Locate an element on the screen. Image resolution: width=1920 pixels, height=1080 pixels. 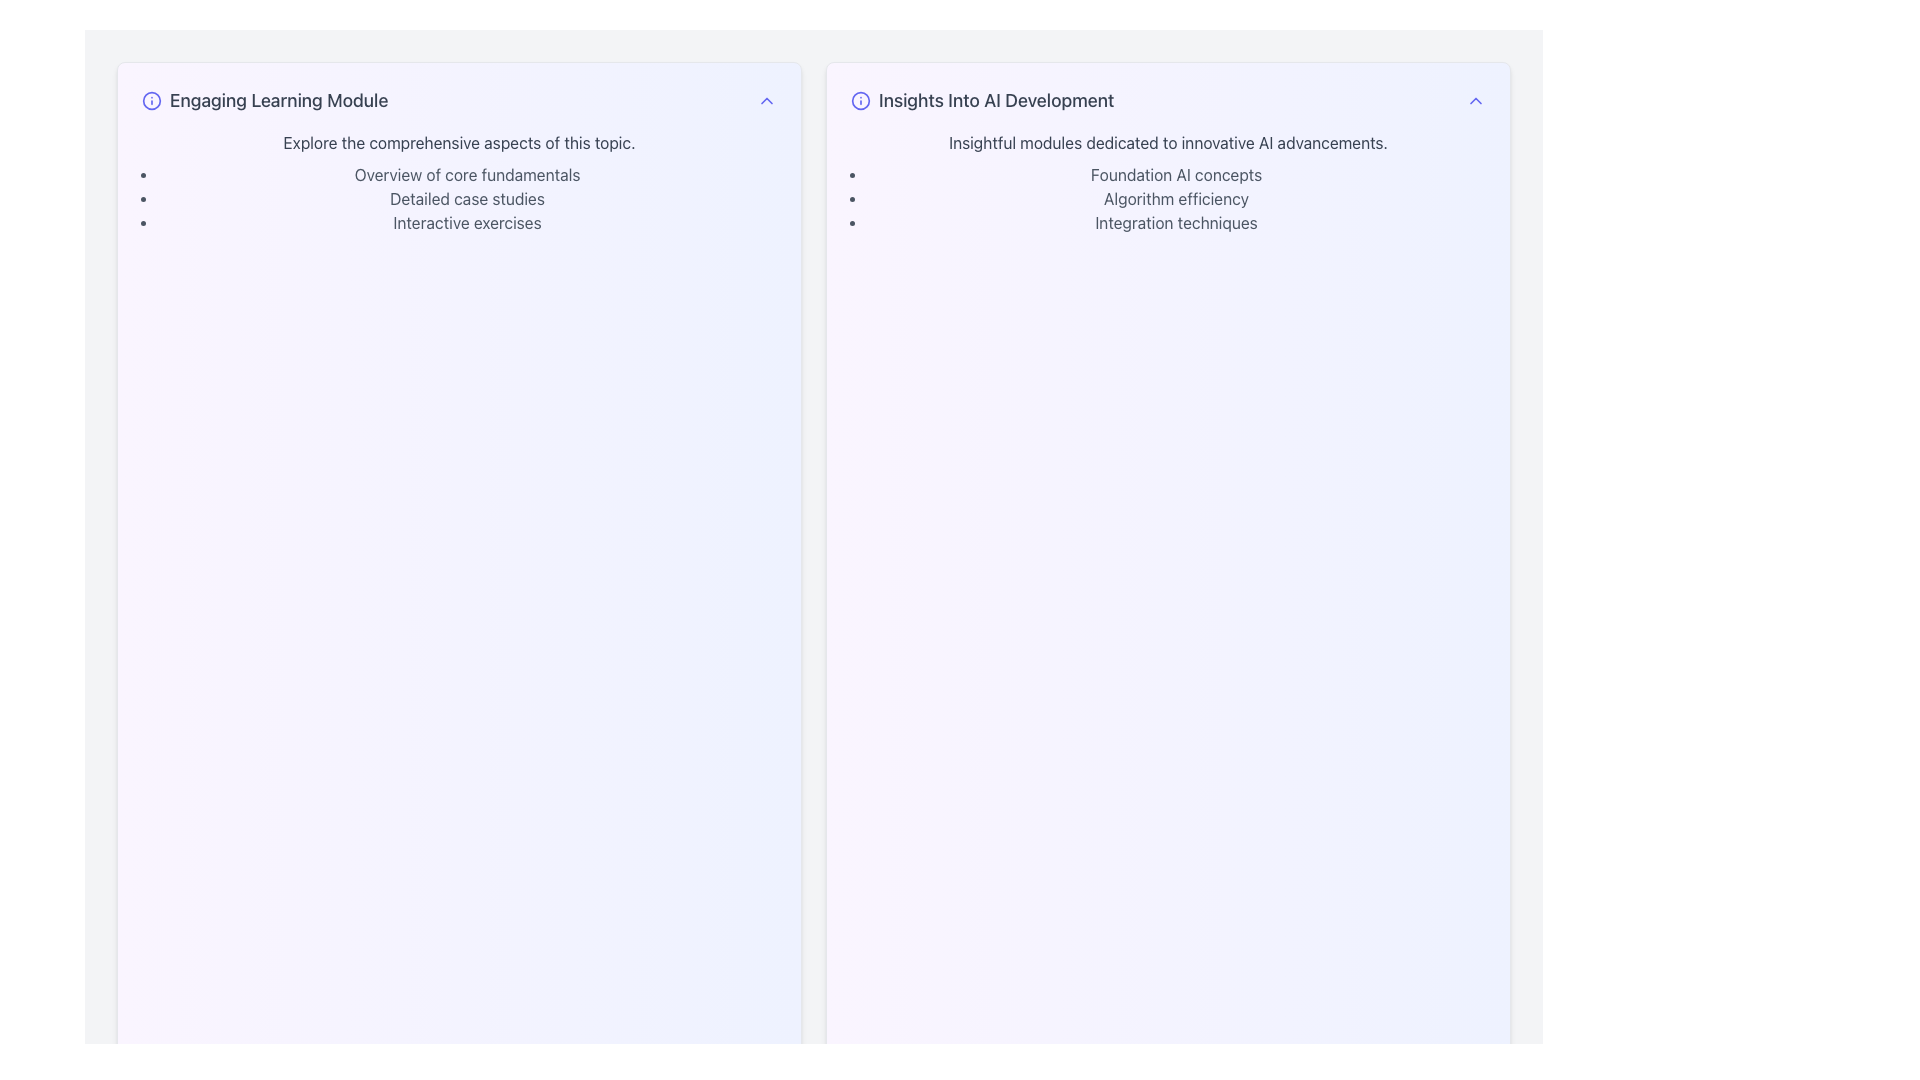
the information icon, which is a circular icon with an 'i' inside, located in the top-left corner of the 'Insights Into AI Development' section is located at coordinates (860, 100).